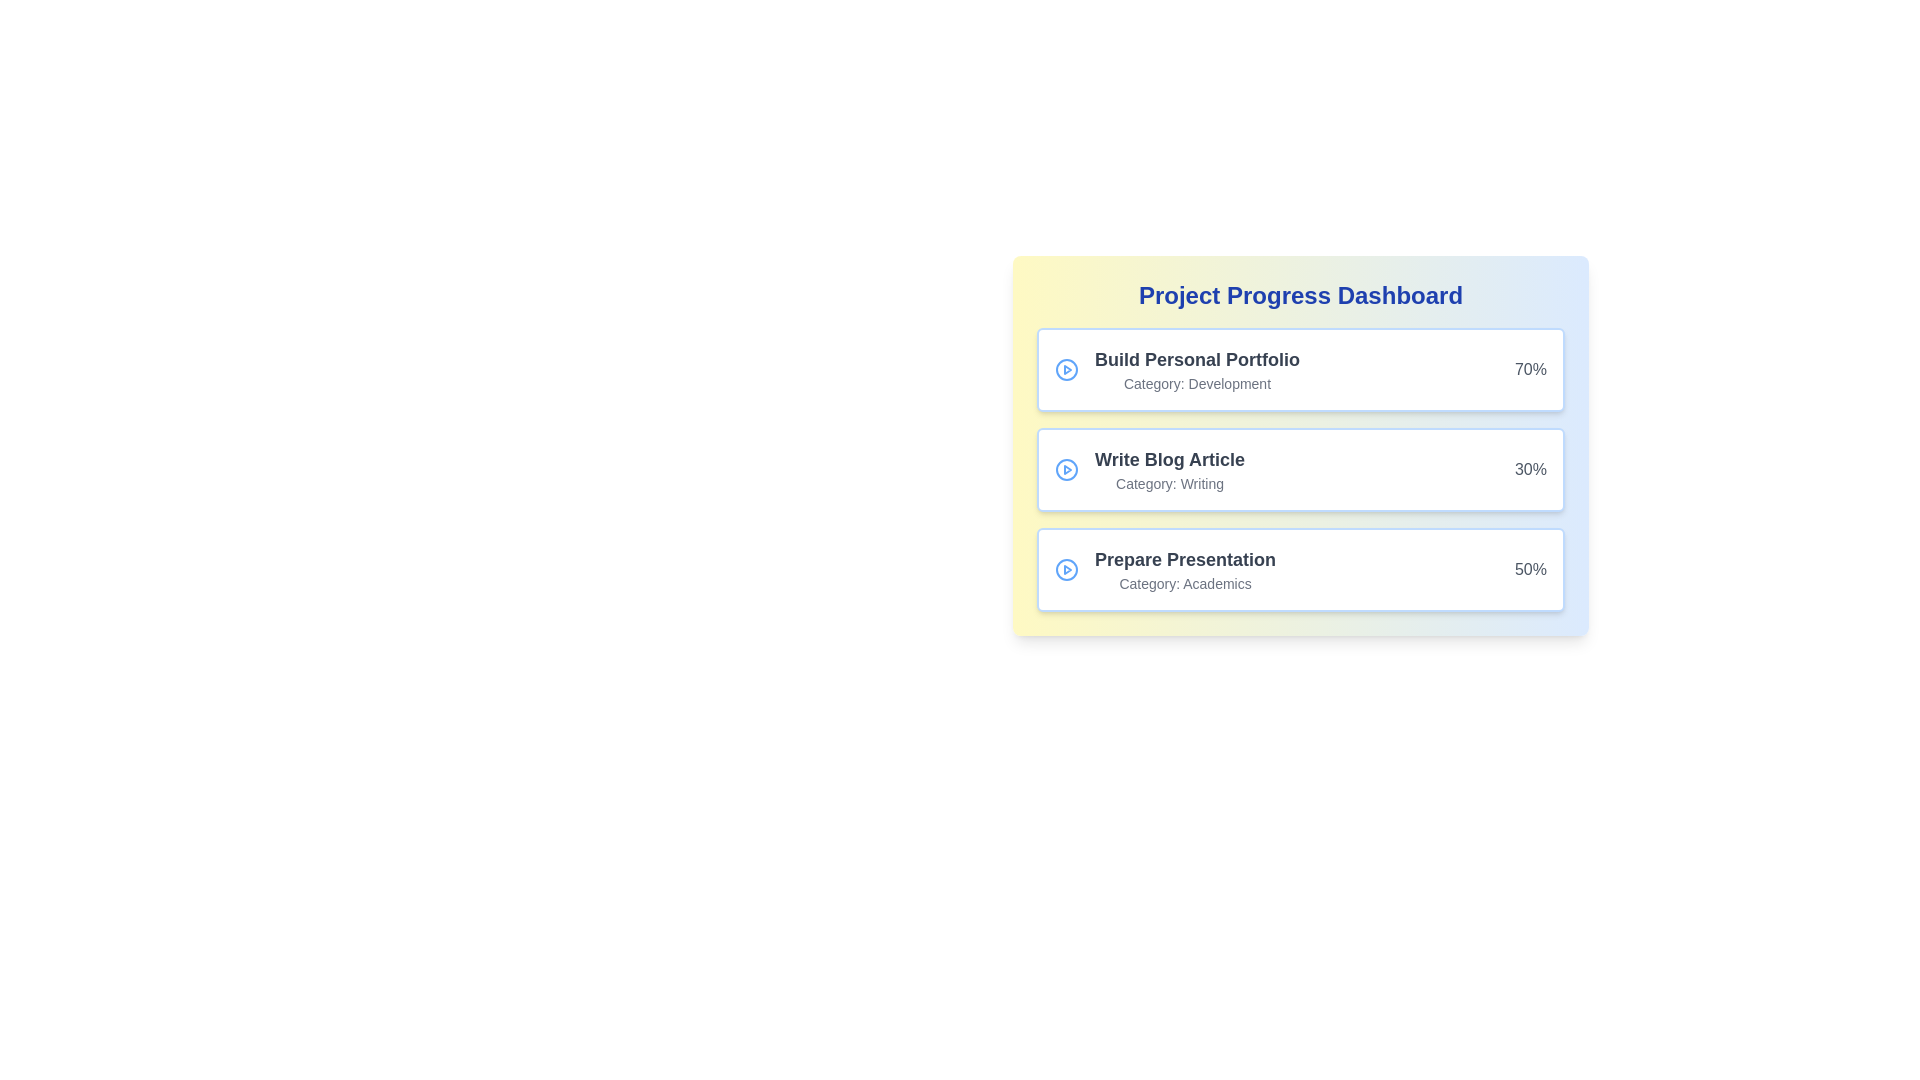  What do you see at coordinates (1065, 470) in the screenshot?
I see `the blue circular icon element located in the center of the second list item under 'Project Progress Dashboard', which is to the left of the 'Write Blog Article' text` at bounding box center [1065, 470].